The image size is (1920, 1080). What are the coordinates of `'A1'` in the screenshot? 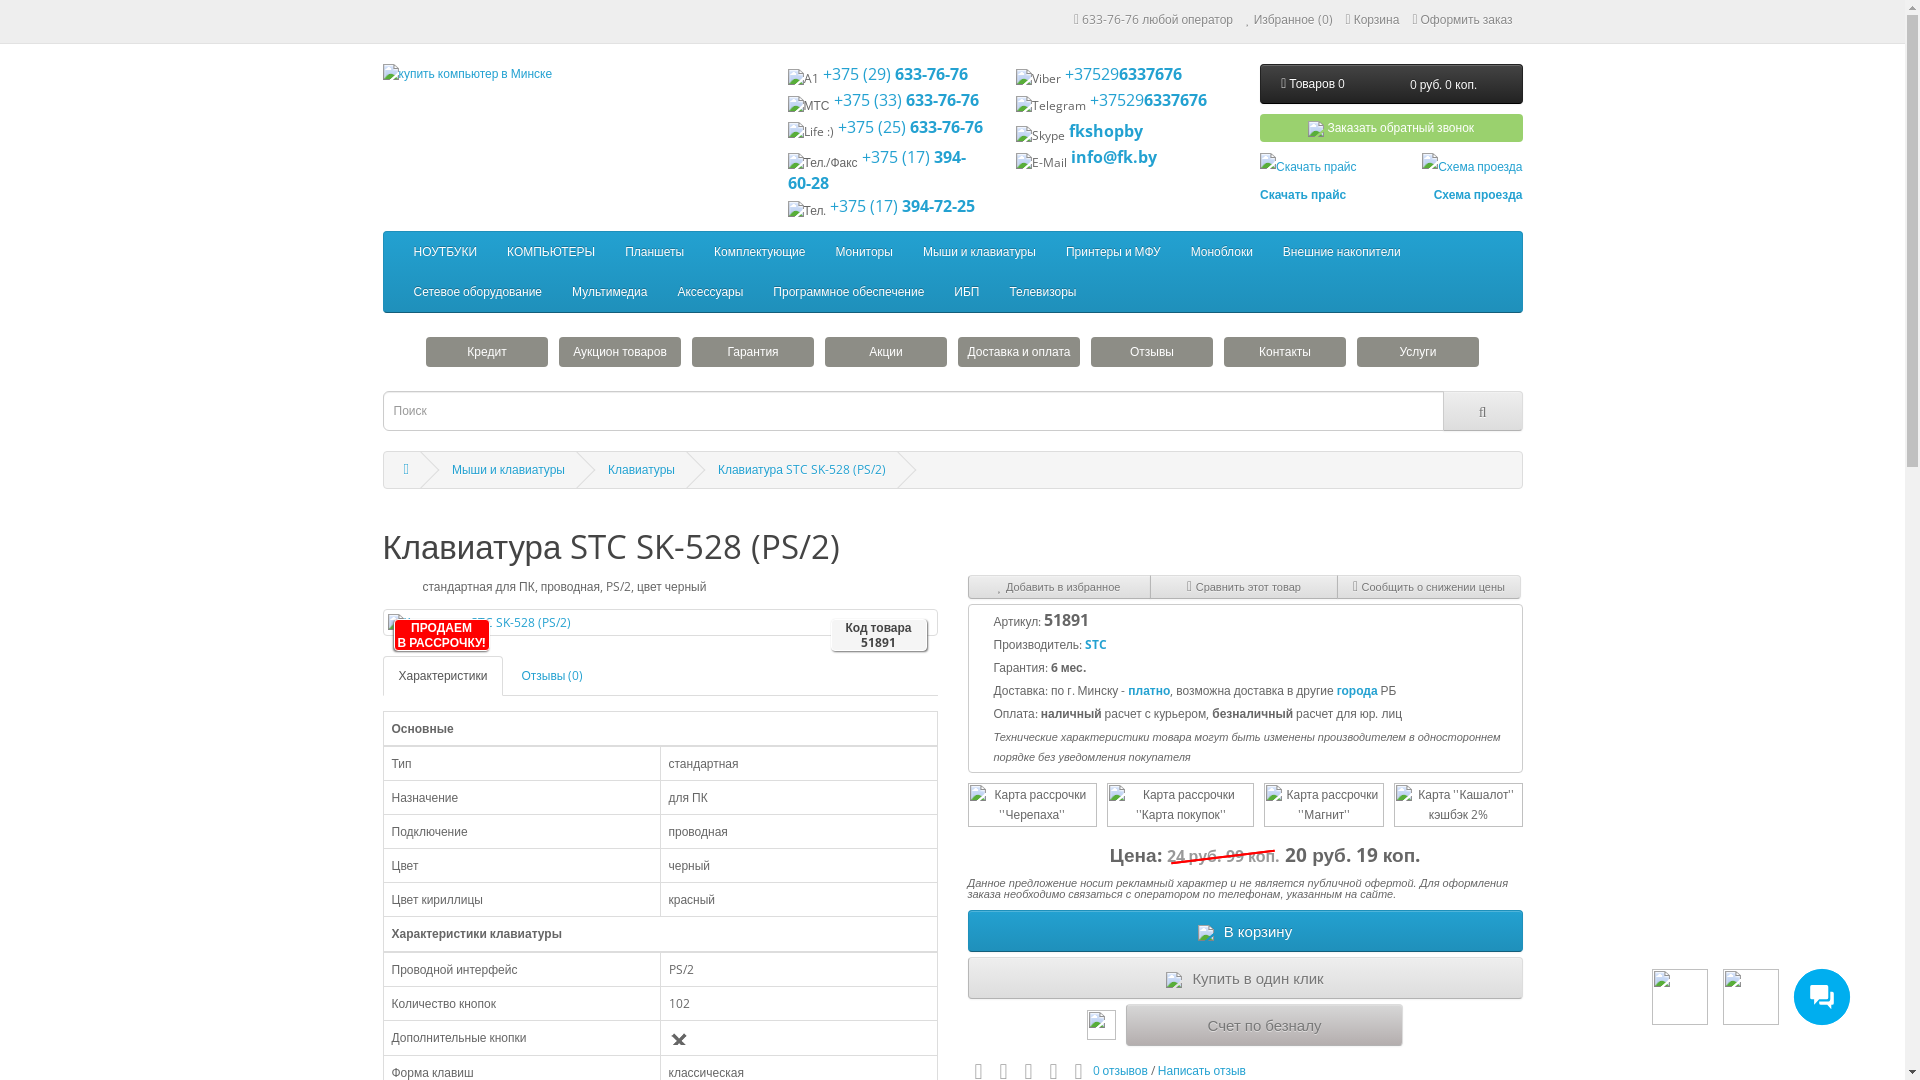 It's located at (803, 77).